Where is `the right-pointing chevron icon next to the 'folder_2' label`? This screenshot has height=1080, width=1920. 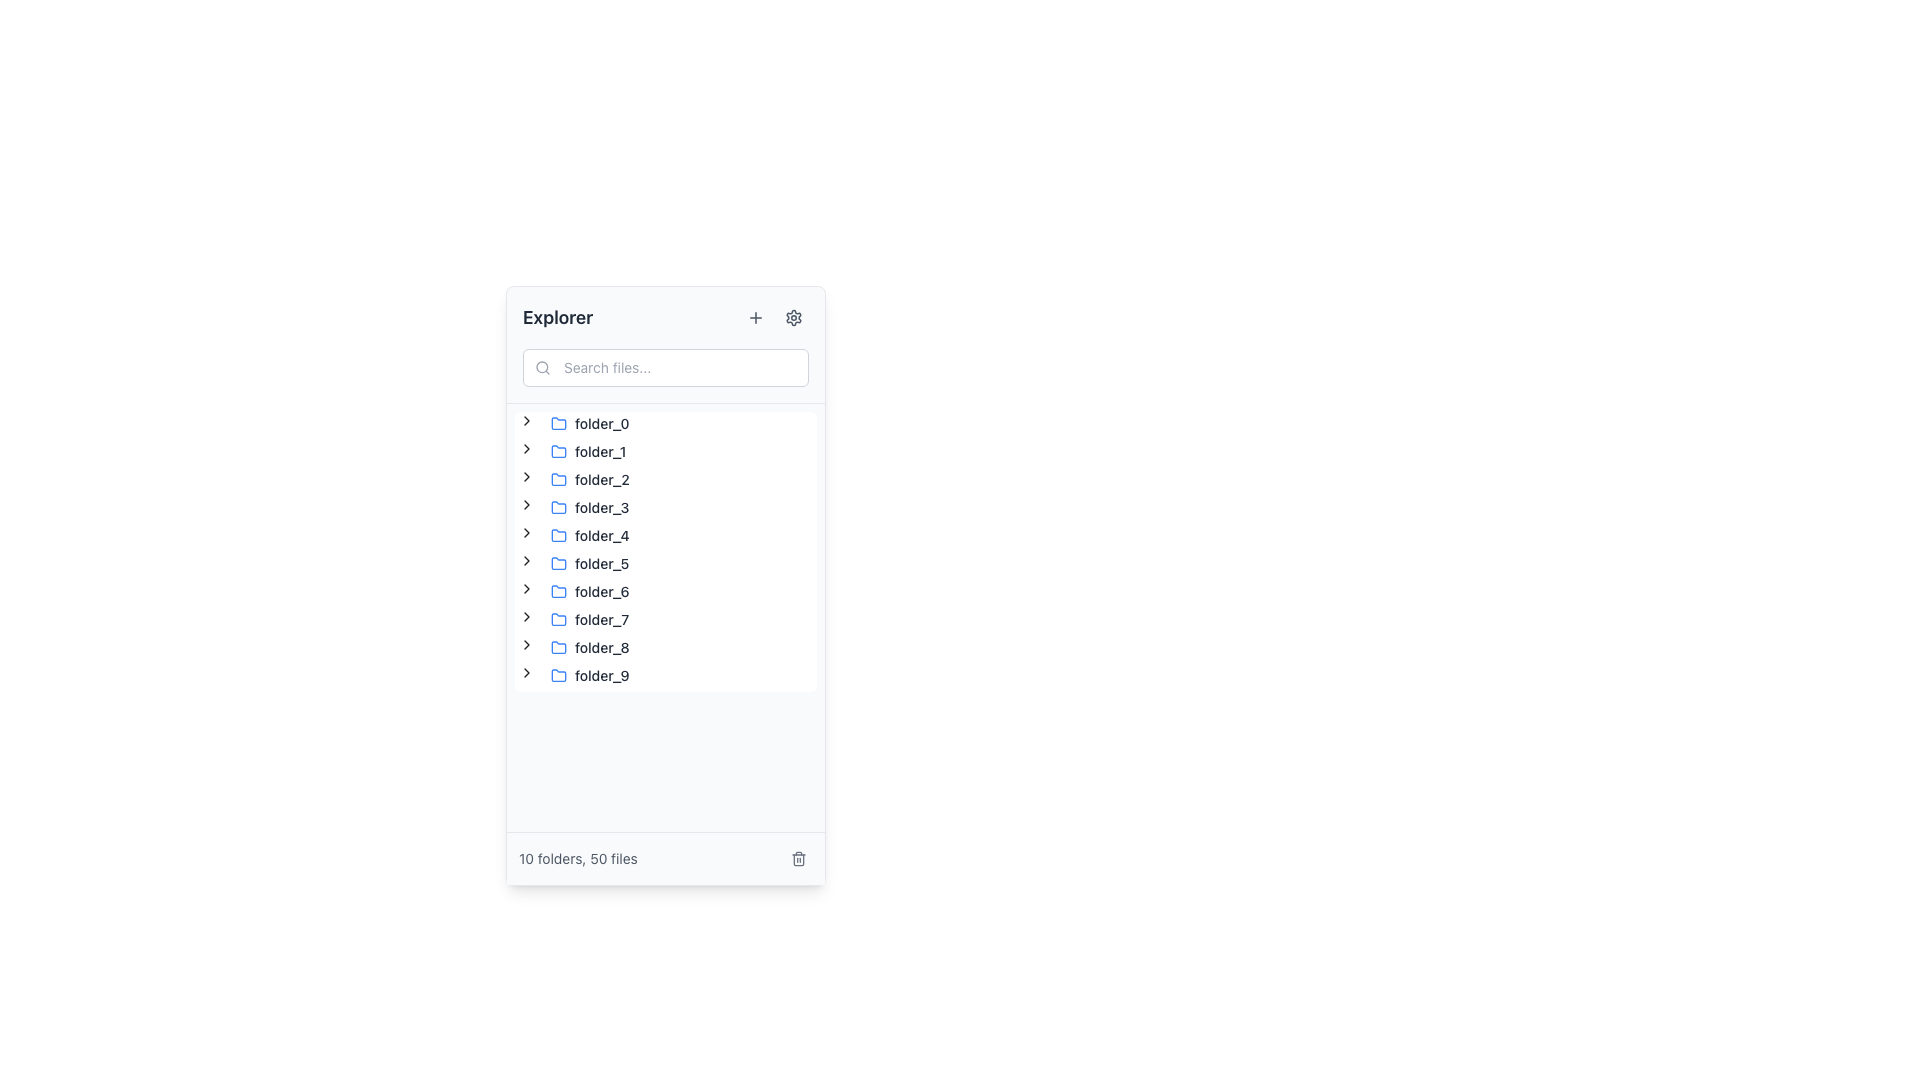
the right-pointing chevron icon next to the 'folder_2' label is located at coordinates (527, 479).